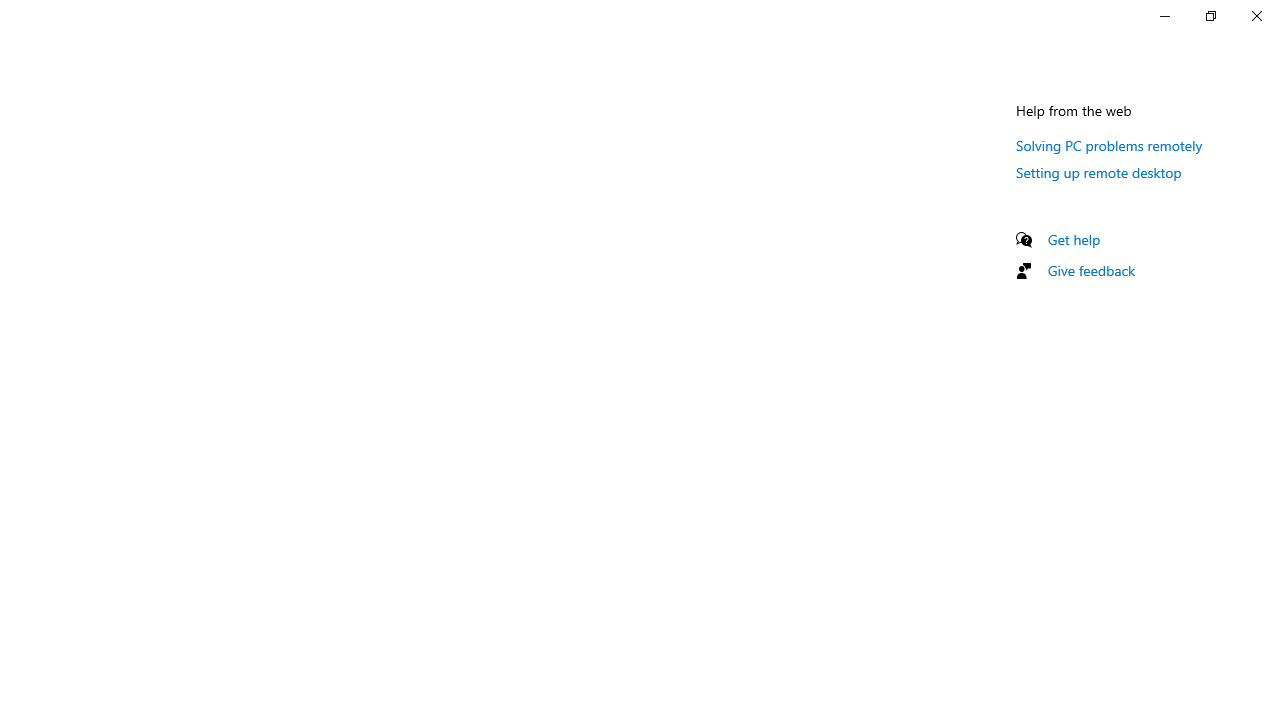  I want to click on 'Give feedback', so click(1090, 270).